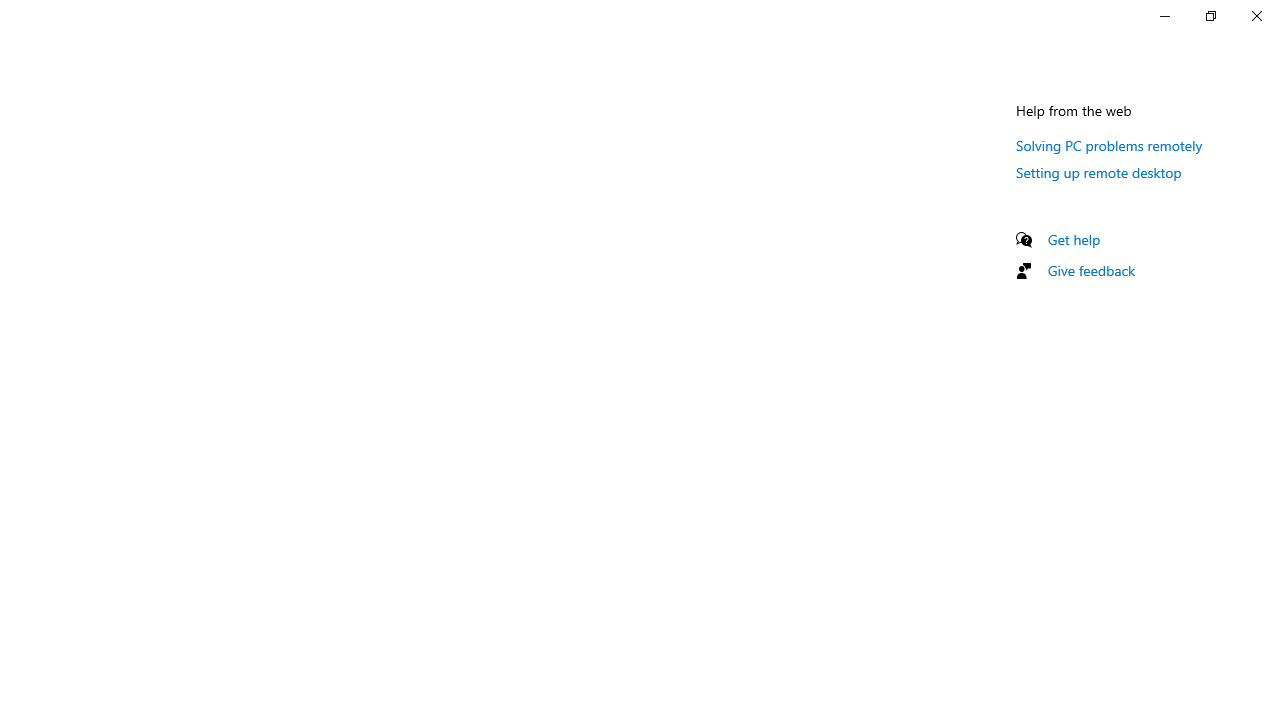  I want to click on 'Give feedback', so click(1090, 270).